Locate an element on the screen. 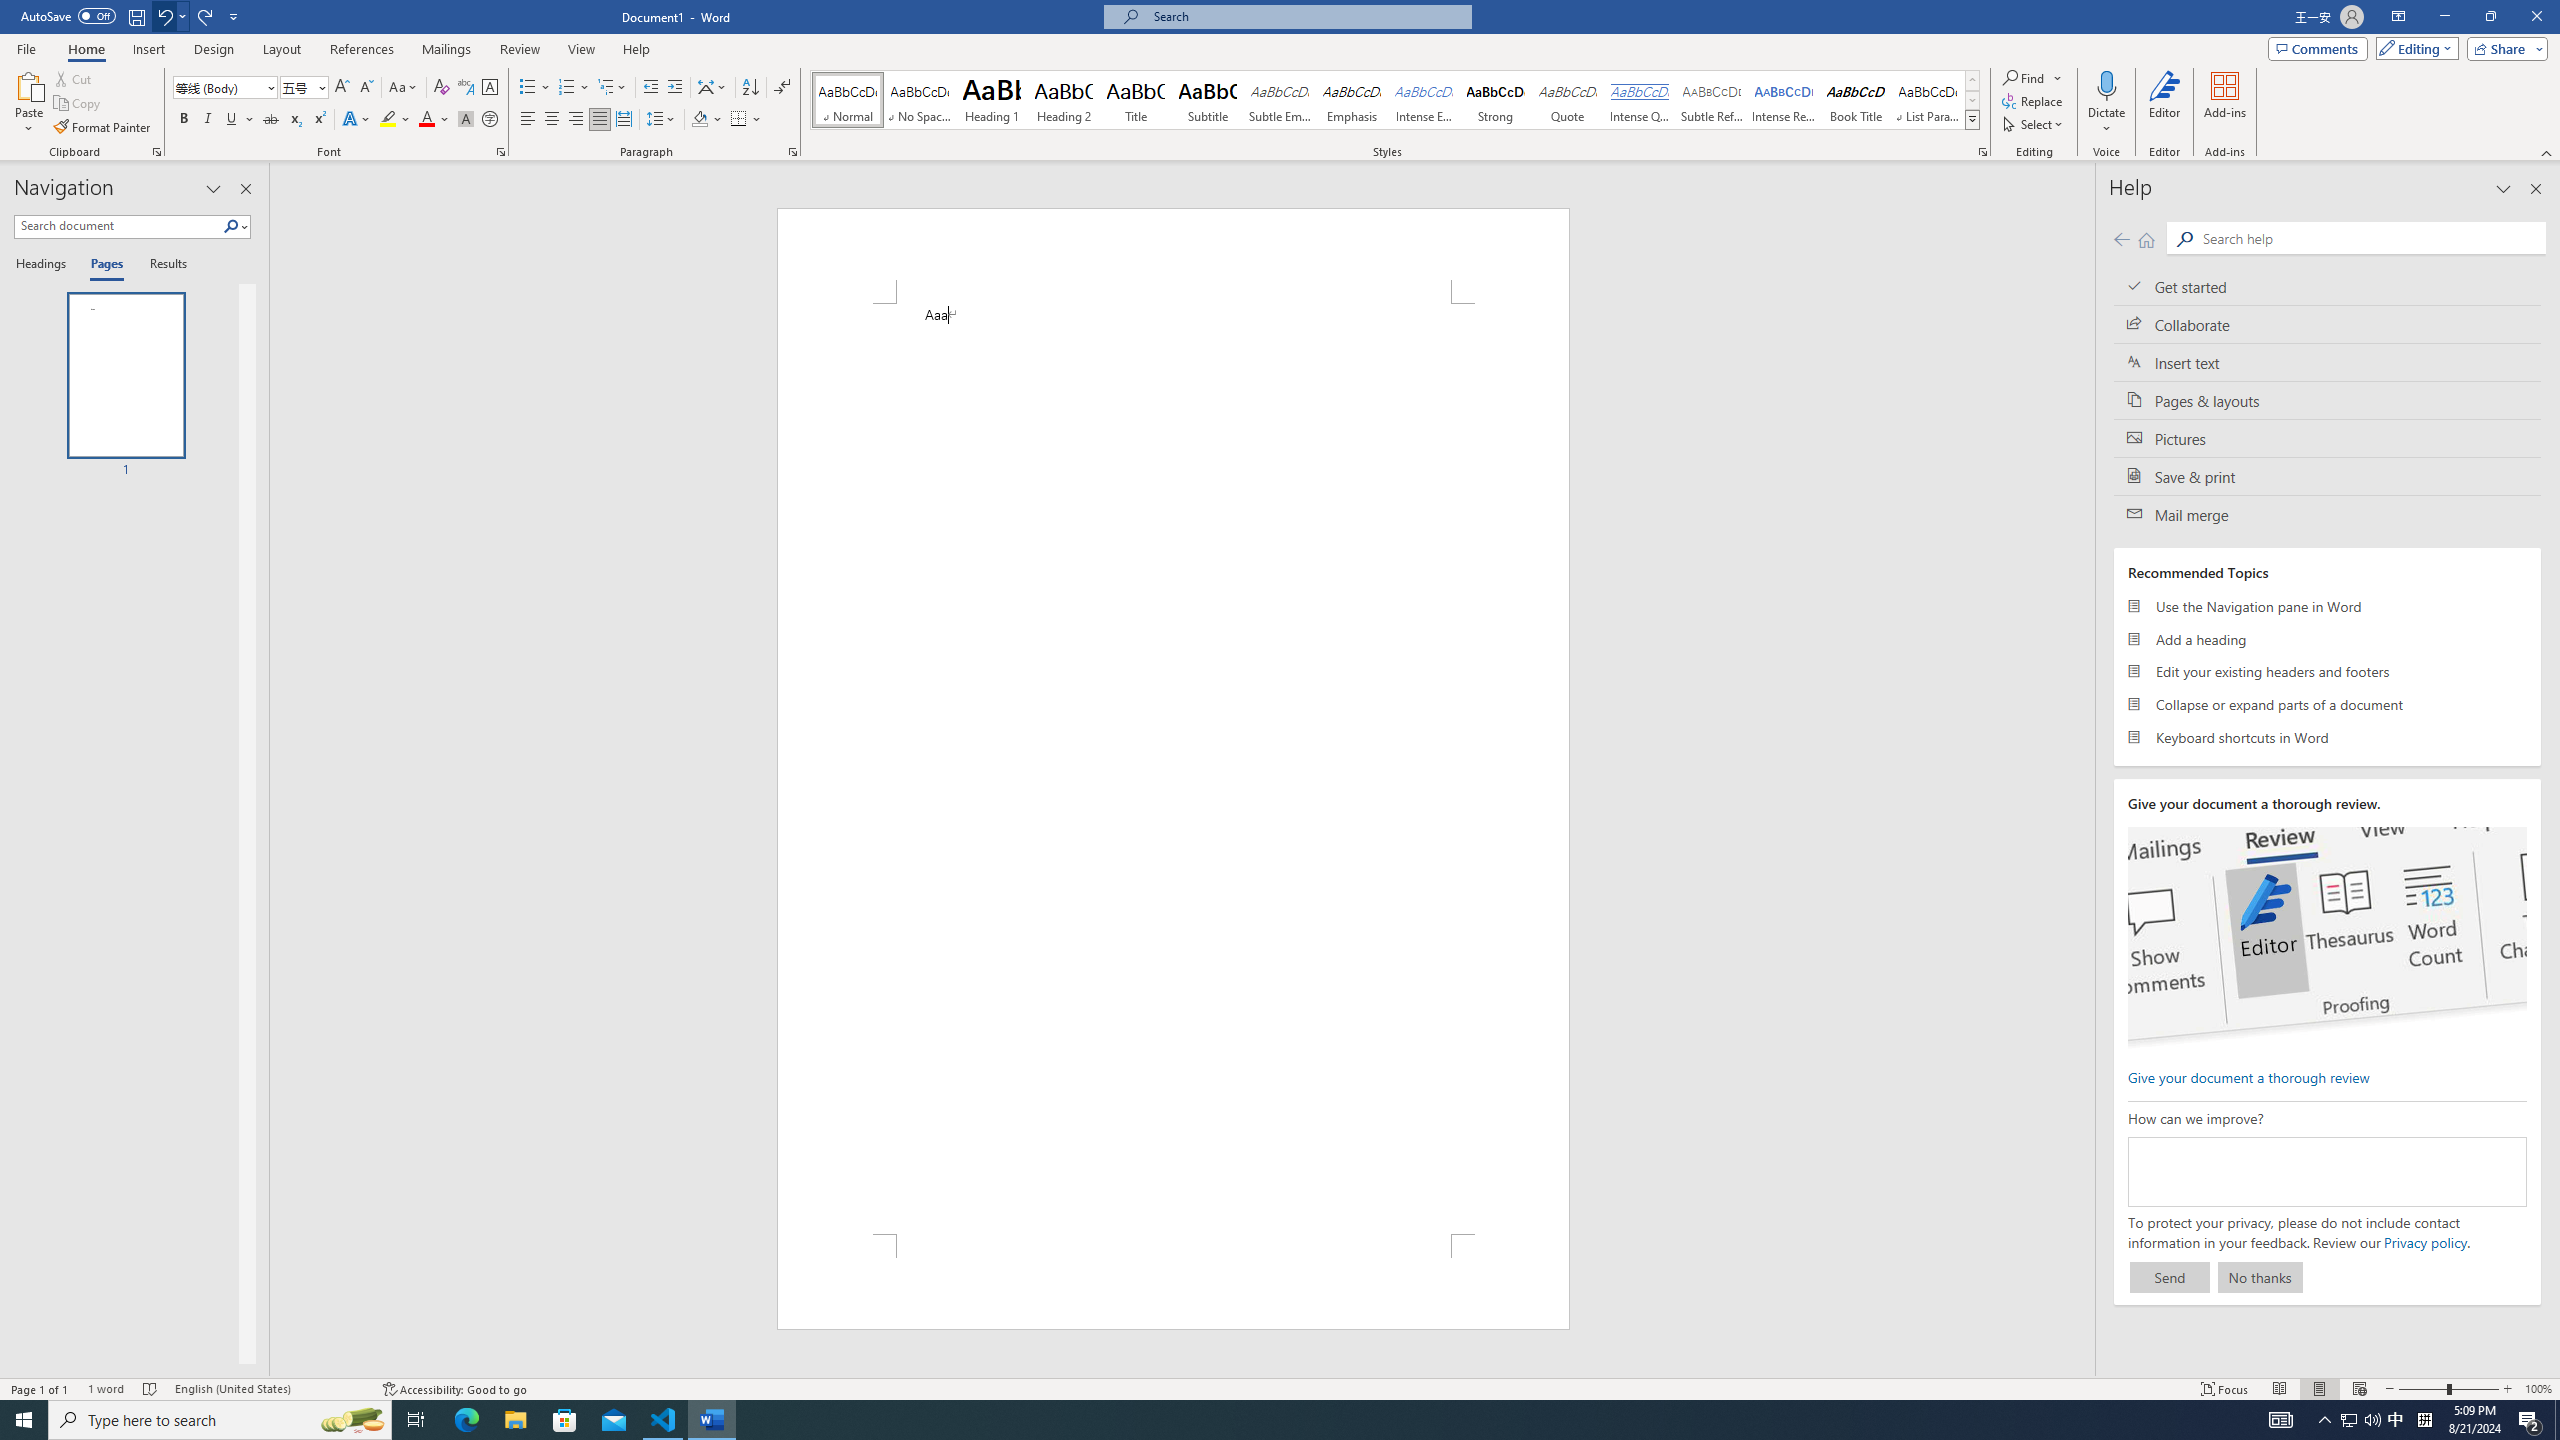 The height and width of the screenshot is (1440, 2560). 'Undo Increase Indent' is located at coordinates (170, 15).